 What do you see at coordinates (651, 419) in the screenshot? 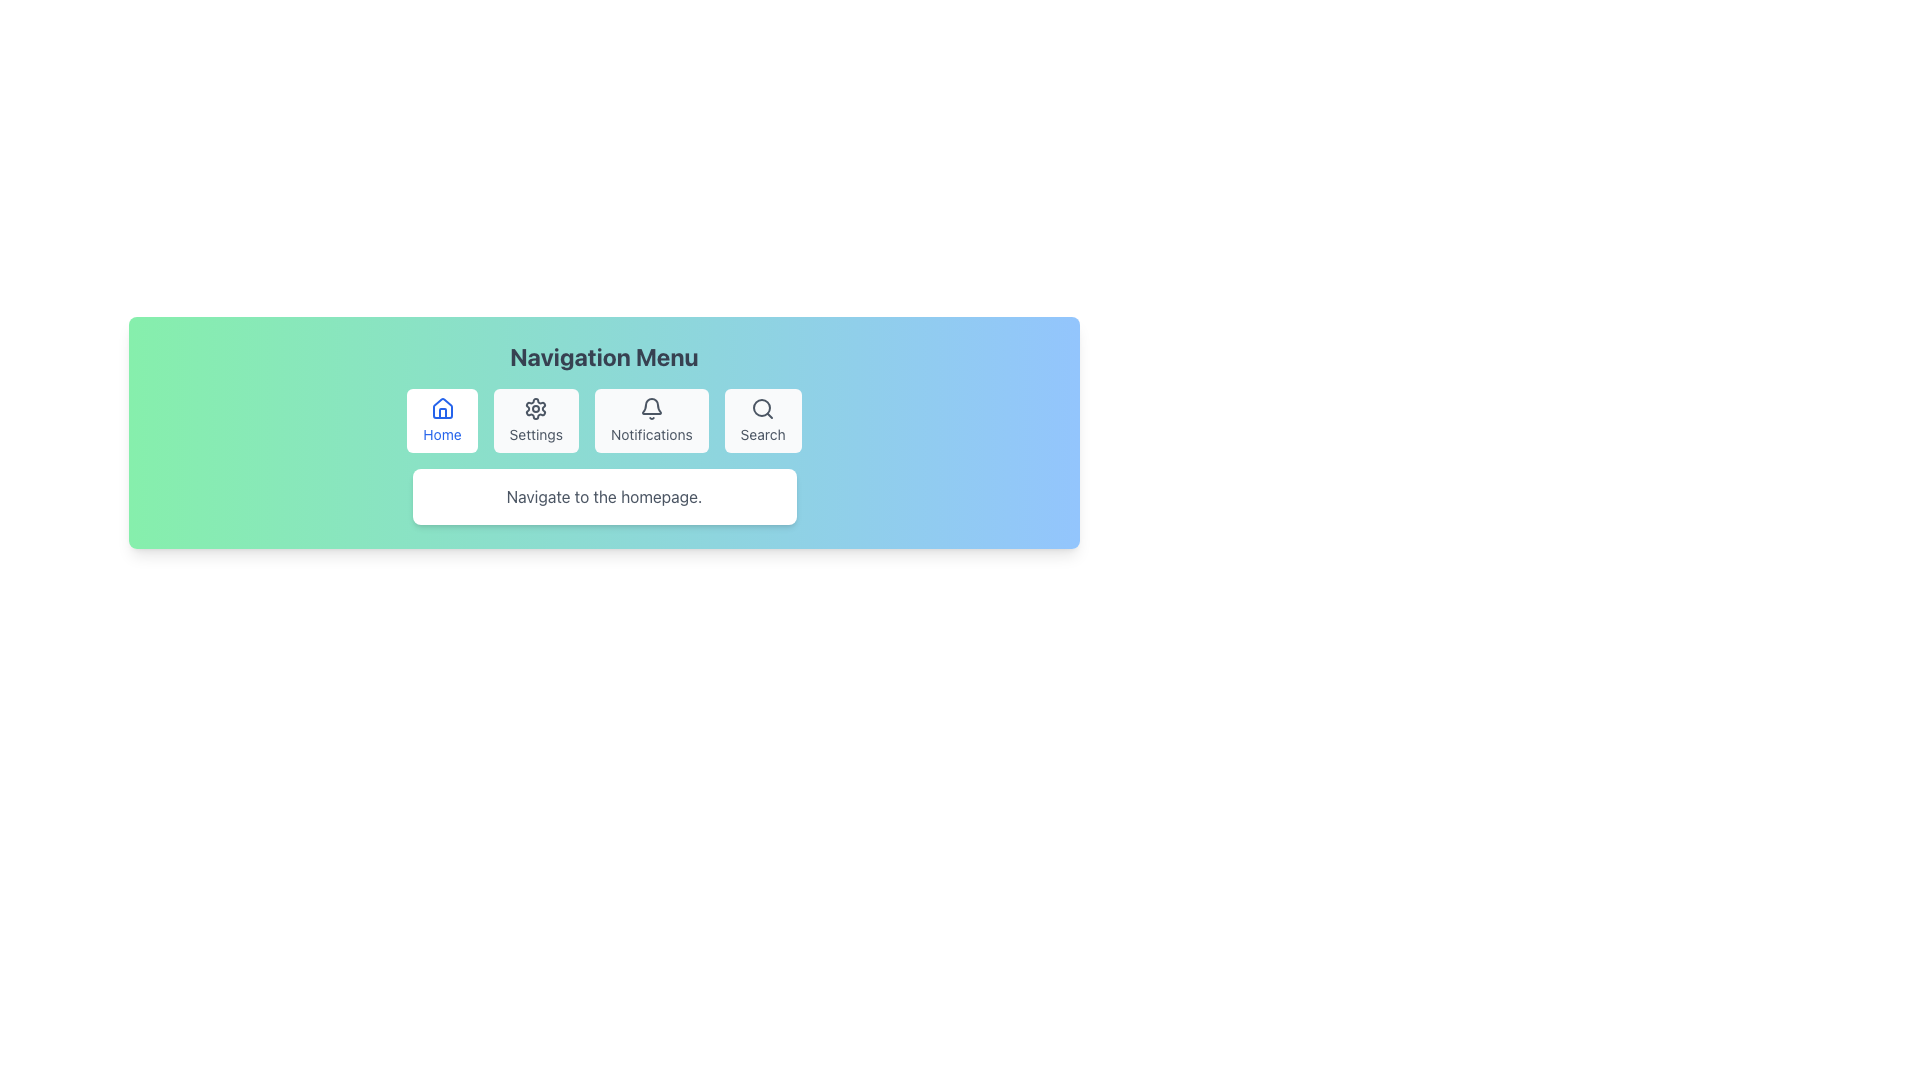
I see `the 'Notifications' button, which is a rectangular button with a light gray background and a bell icon, located in the horizontal navigation menu between the 'Settings' and 'Search' buttons` at bounding box center [651, 419].